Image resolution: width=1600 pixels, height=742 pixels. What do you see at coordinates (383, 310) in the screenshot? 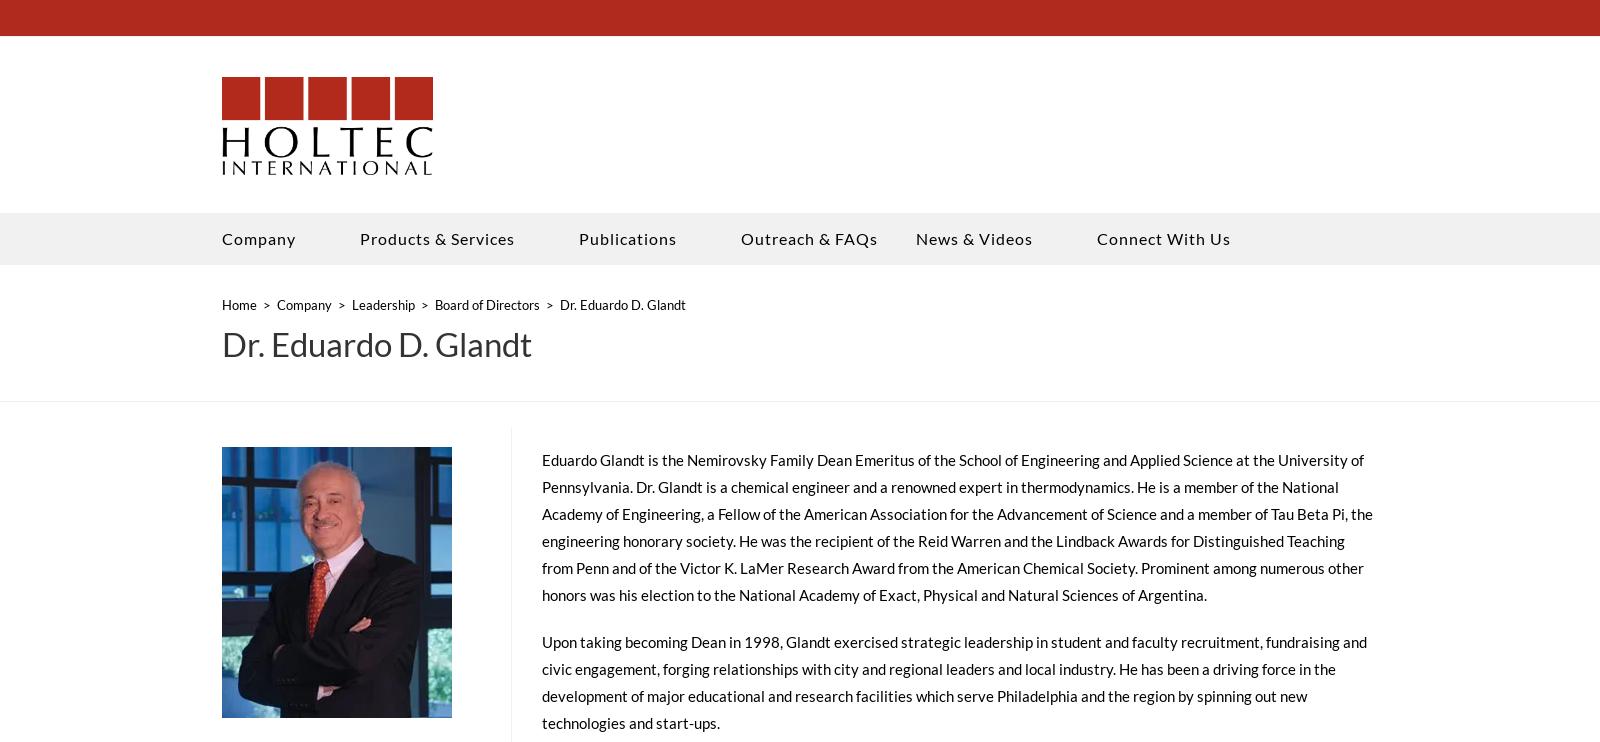
I see `'Leadership'` at bounding box center [383, 310].